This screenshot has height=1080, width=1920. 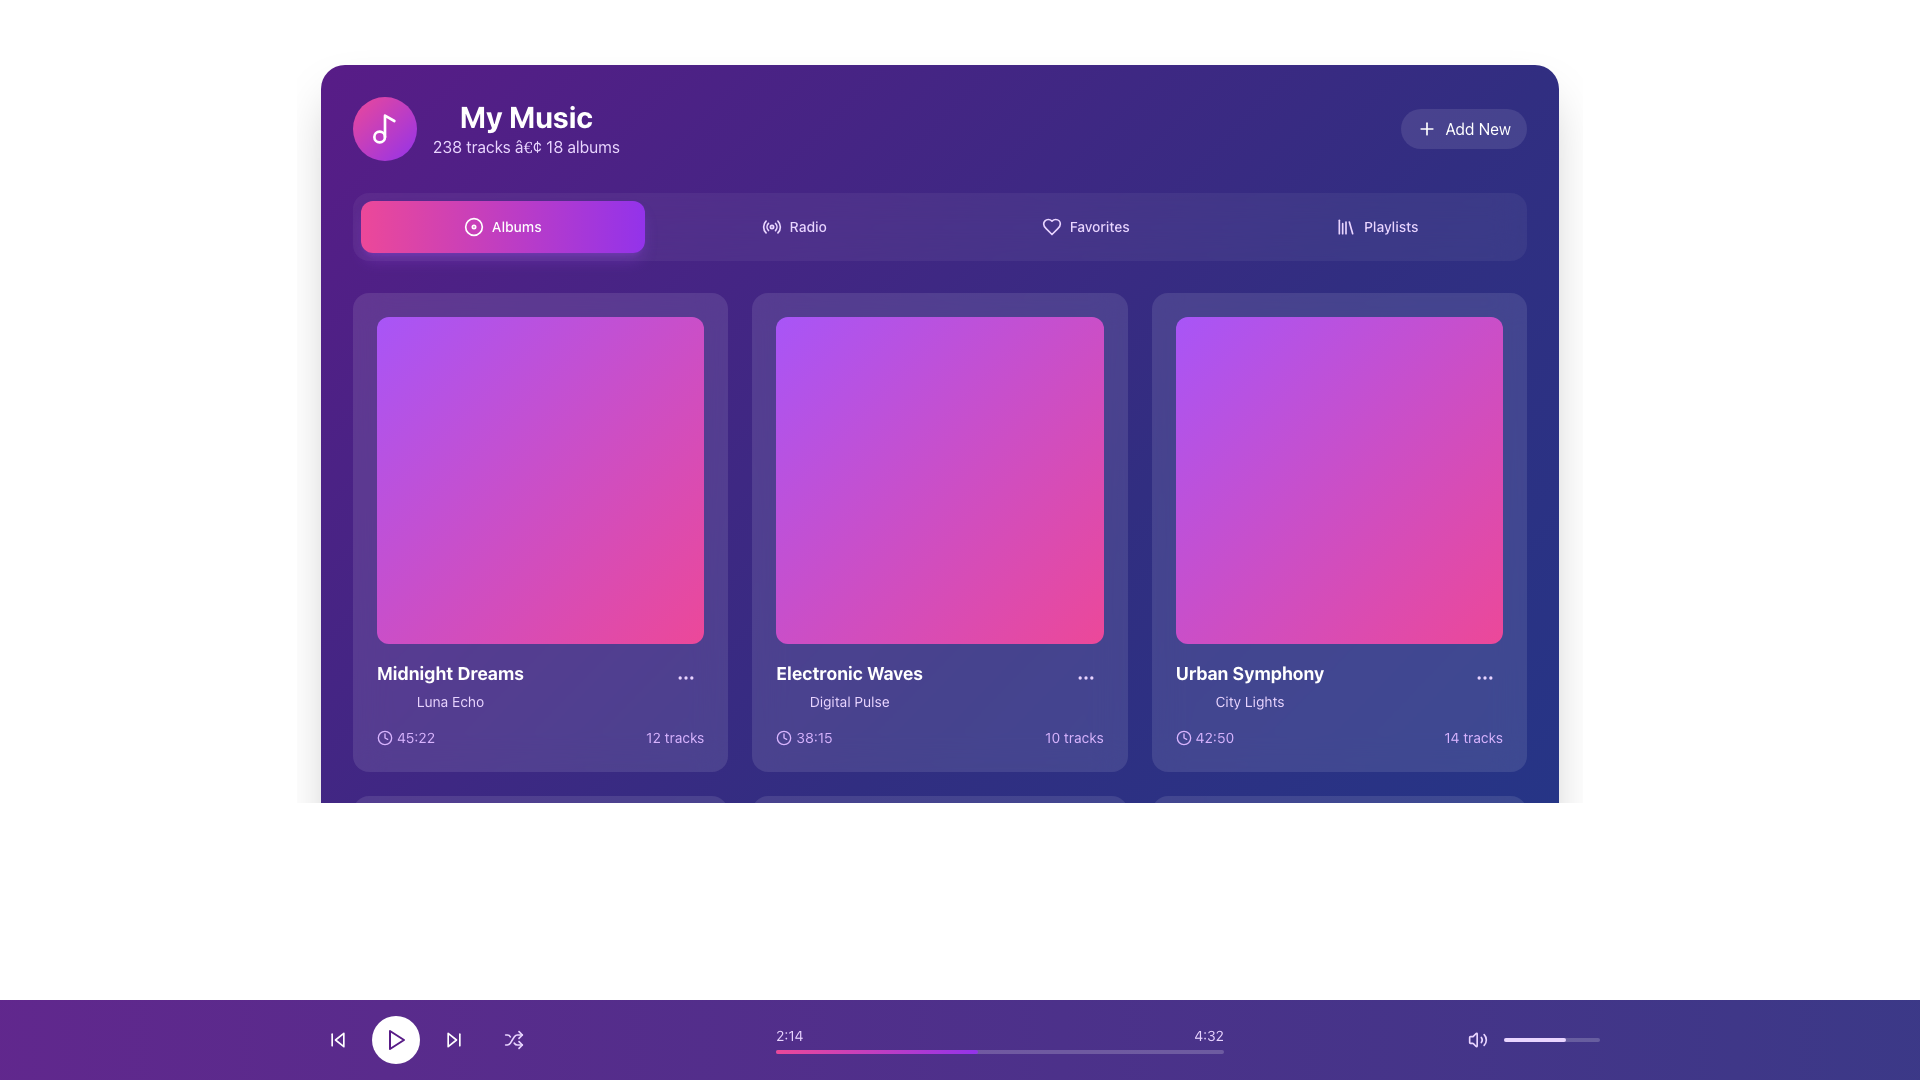 What do you see at coordinates (686, 677) in the screenshot?
I see `the interactive menu button marked by an ellipsis icon located at the bottom-right corner of the 'Midnight Dreams' album card` at bounding box center [686, 677].